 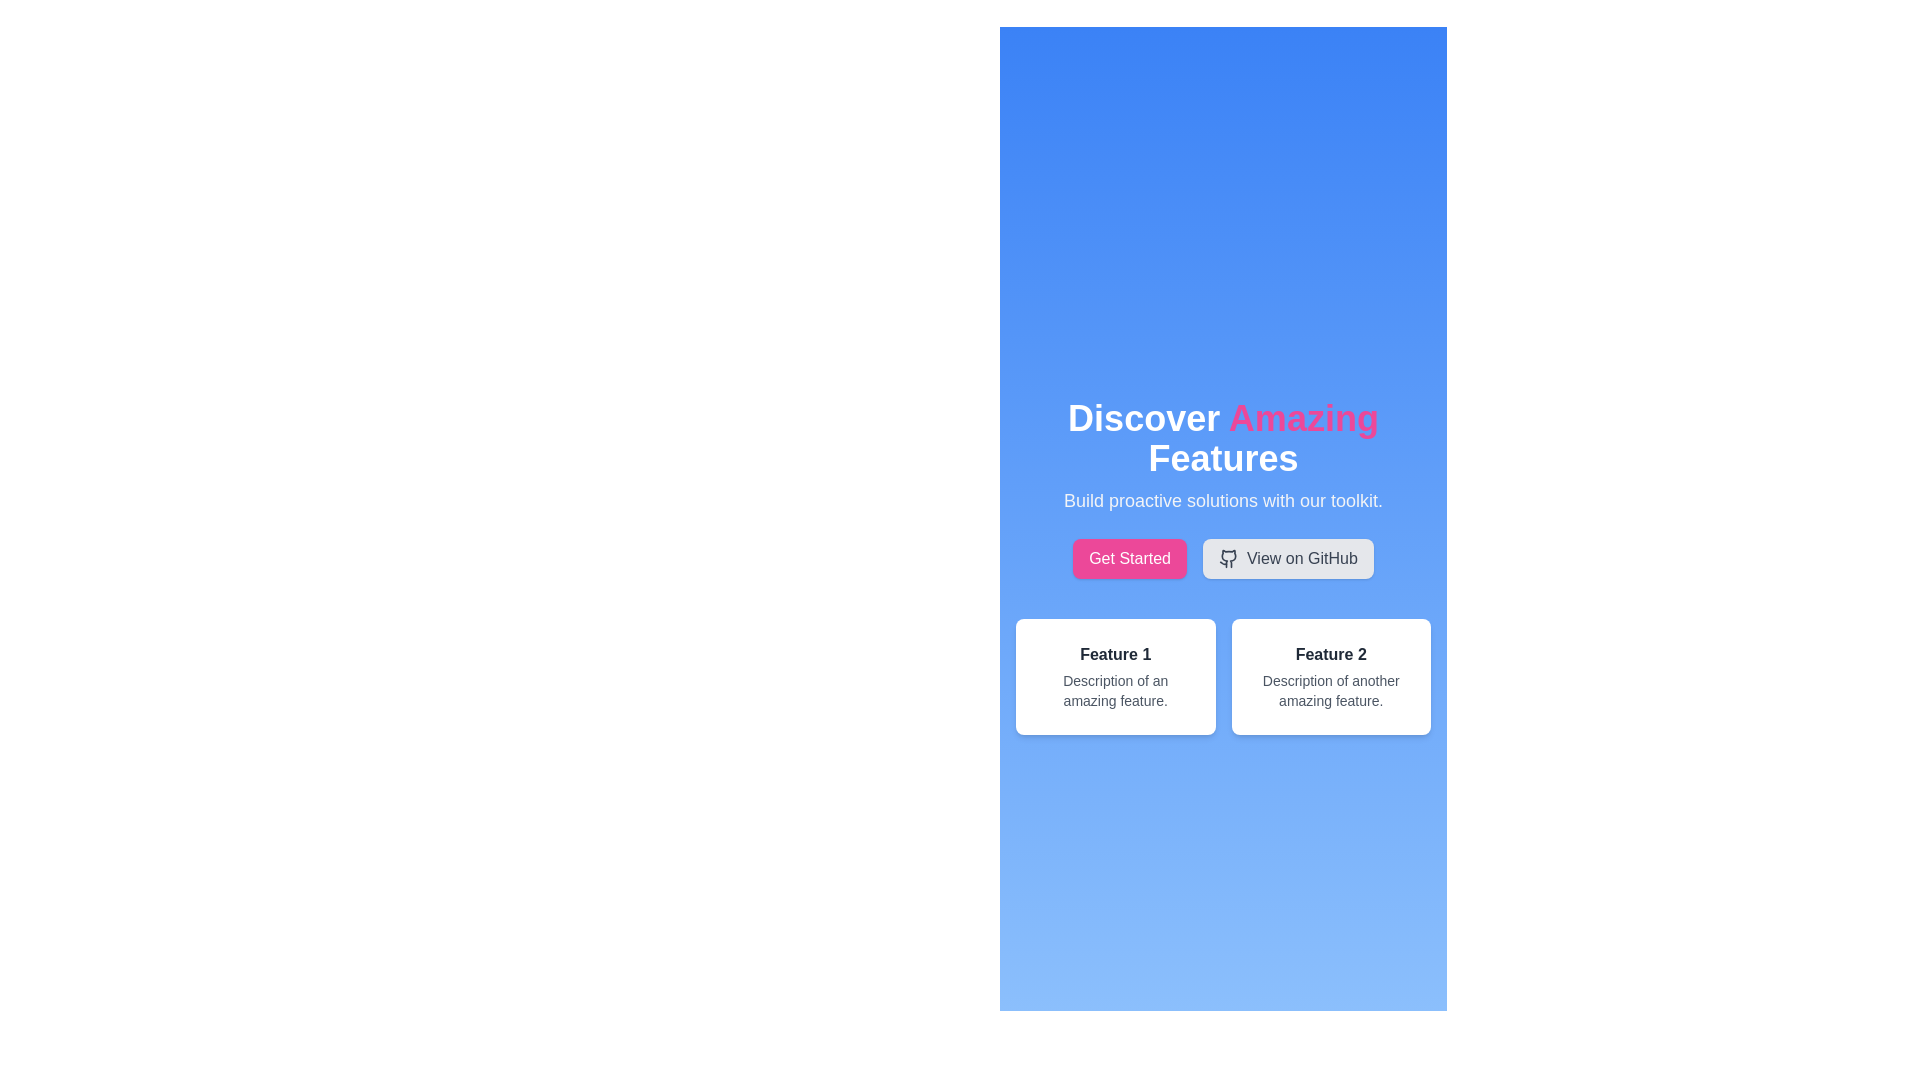 What do you see at coordinates (1331, 689) in the screenshot?
I see `the descriptive text for 'Feature 2' located beneath the heading text in the card highlighting this feature` at bounding box center [1331, 689].